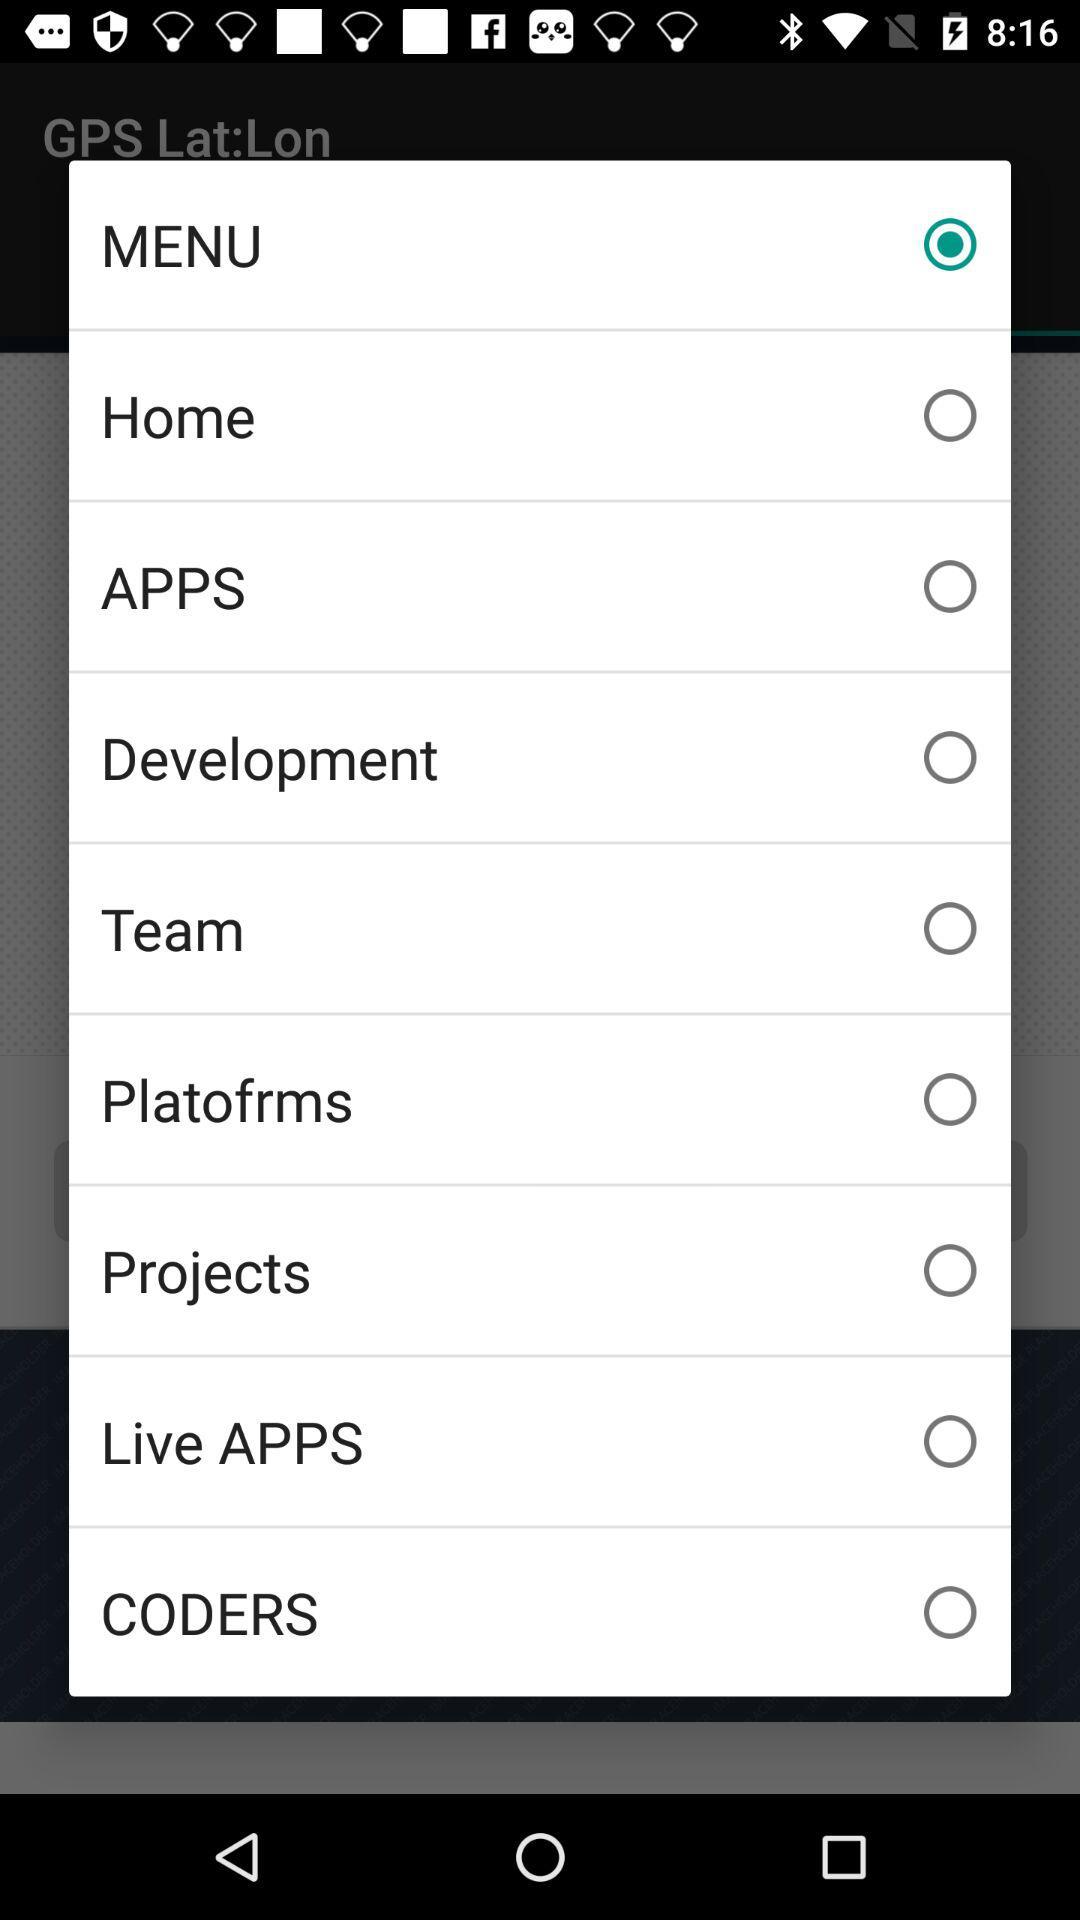 The image size is (1080, 1920). I want to click on the live apps item, so click(540, 1441).